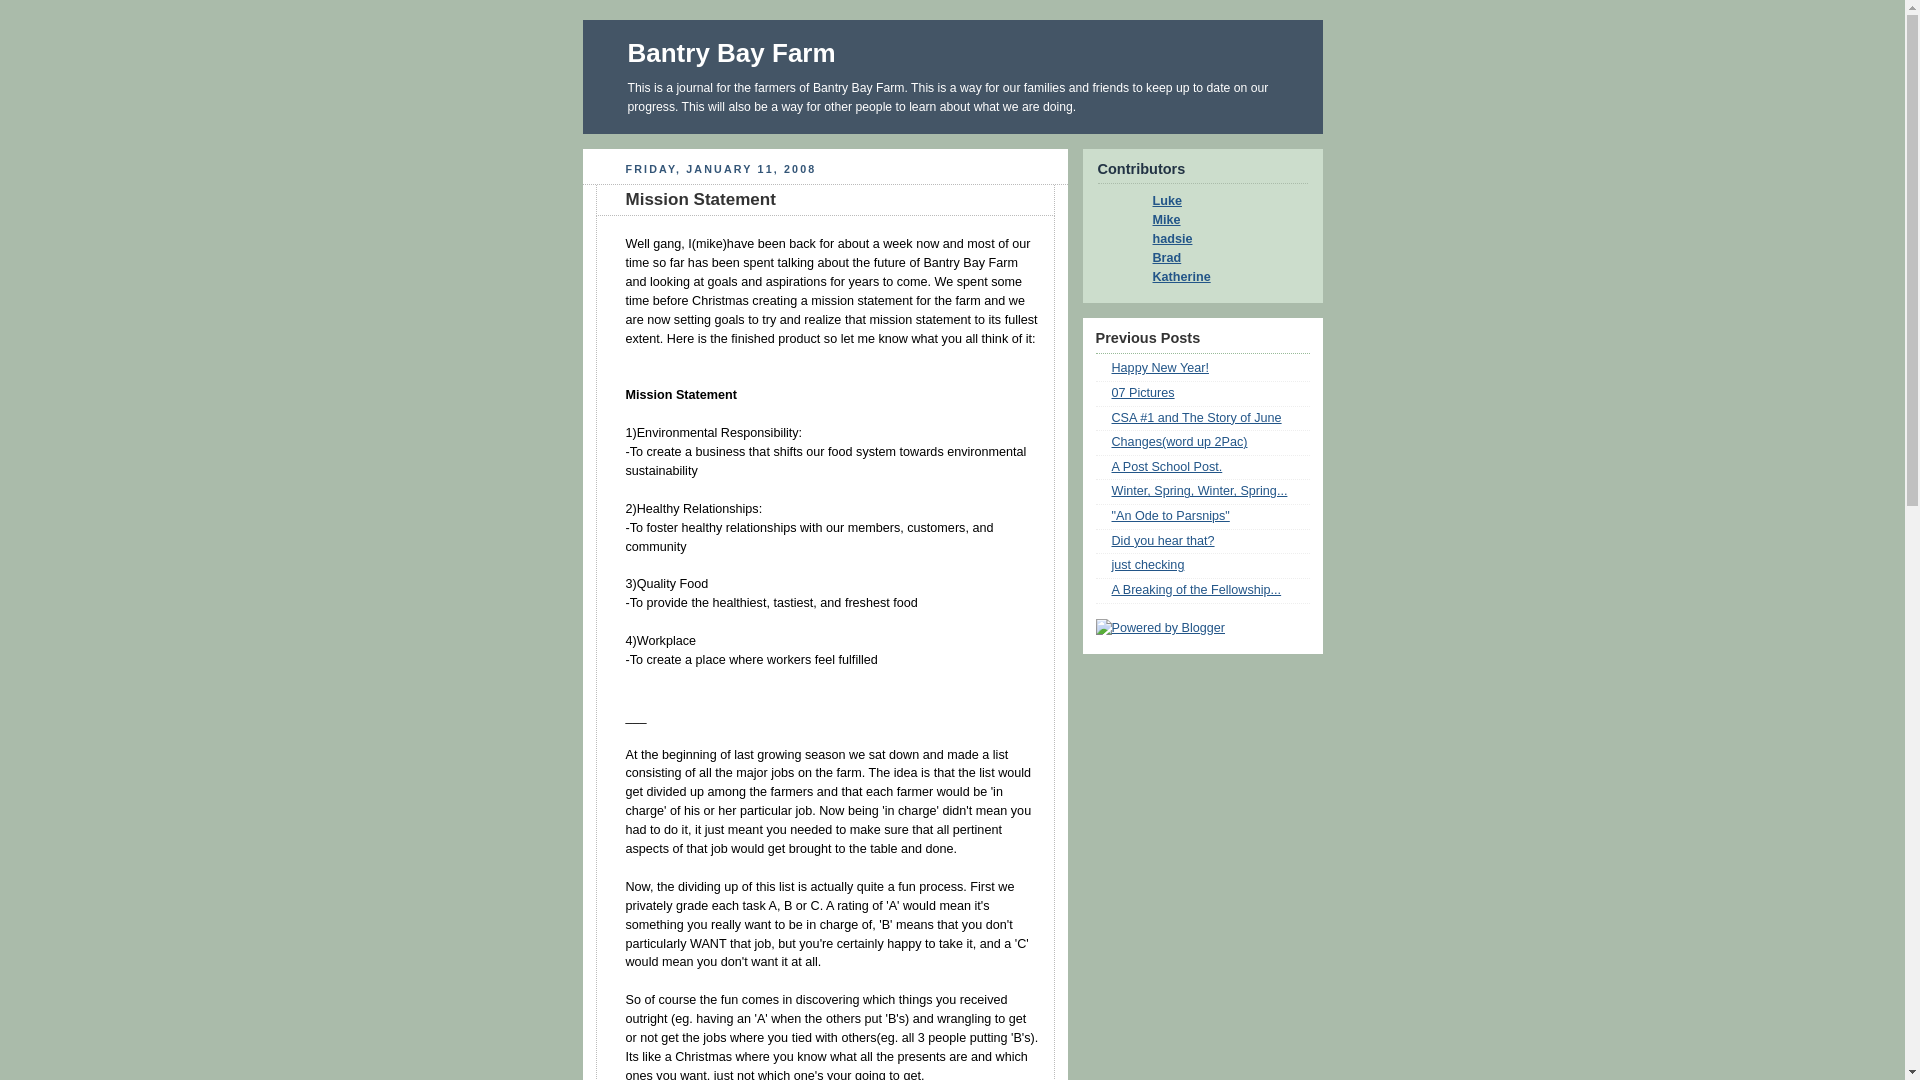 The width and height of the screenshot is (1920, 1080). I want to click on 'Bantry Bay Farm', so click(627, 52).